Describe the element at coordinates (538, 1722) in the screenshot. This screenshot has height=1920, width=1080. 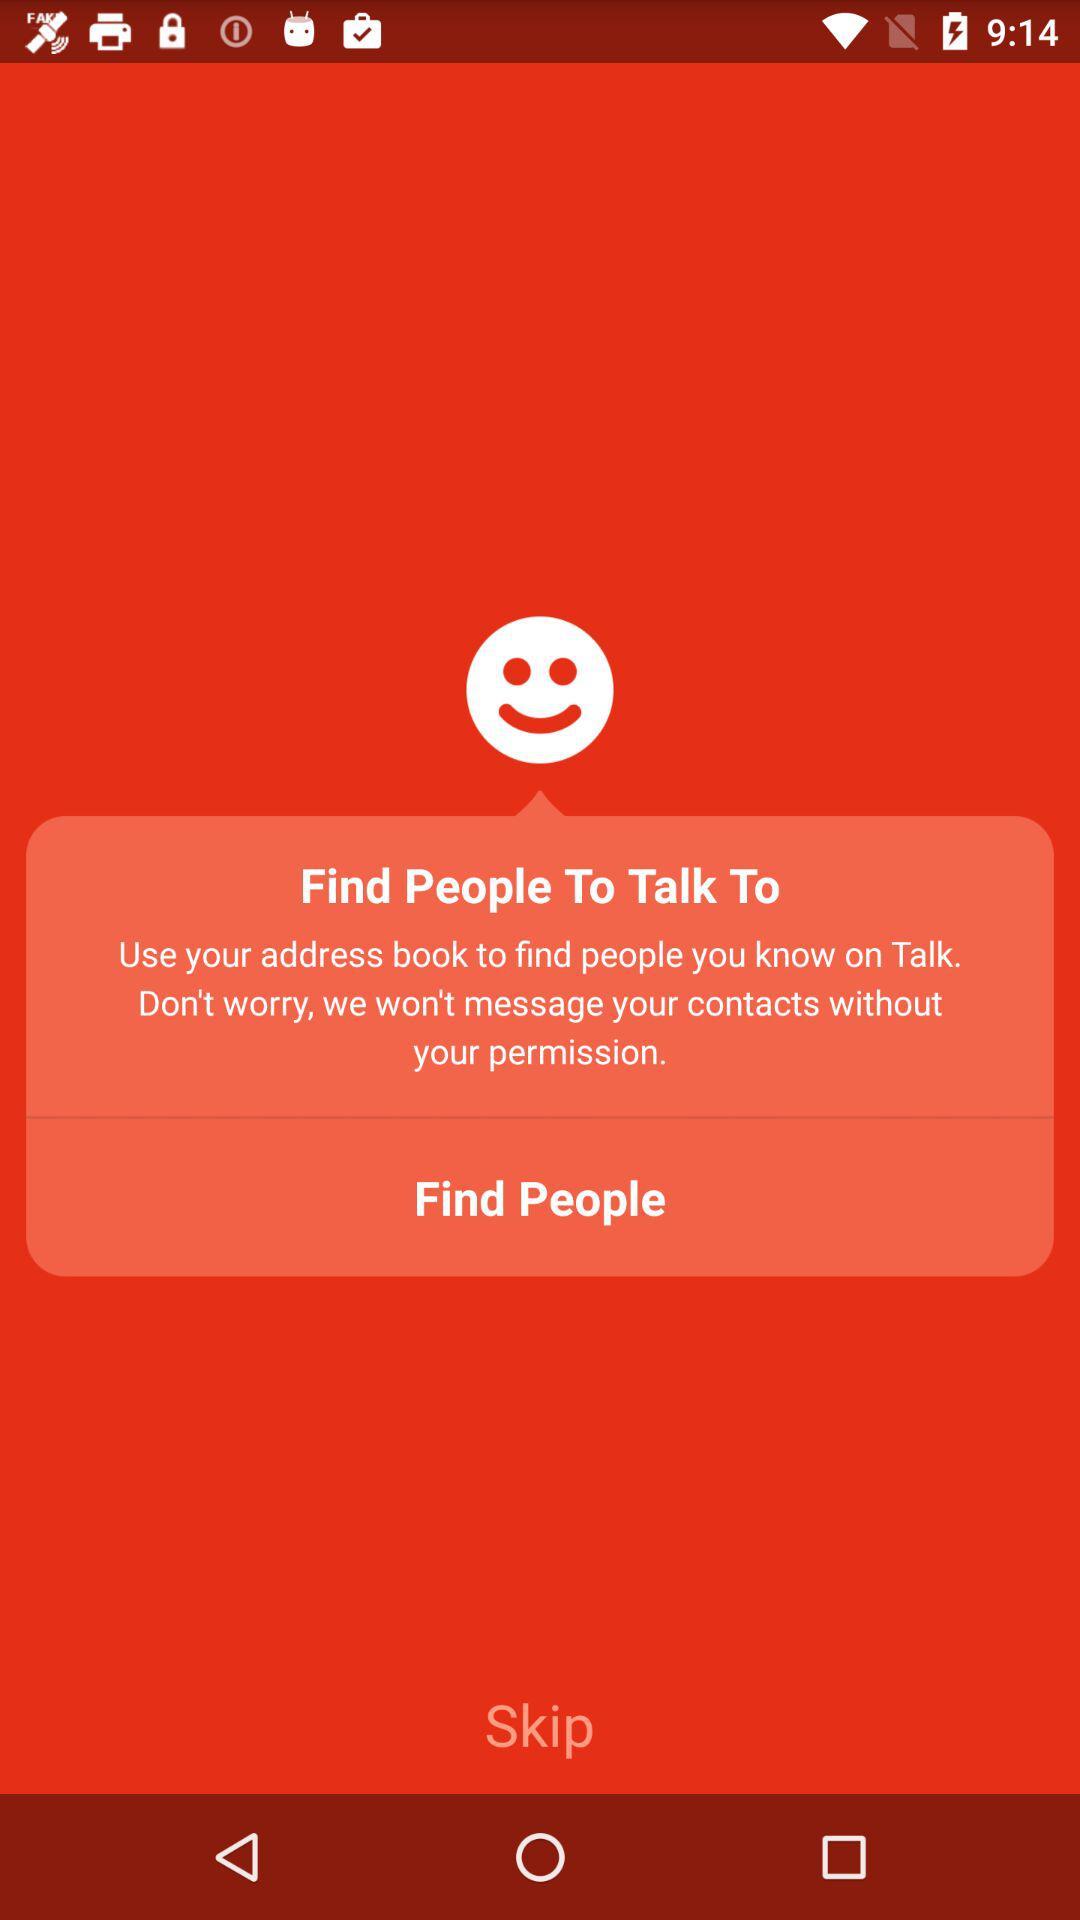
I see `the item at the bottom` at that location.